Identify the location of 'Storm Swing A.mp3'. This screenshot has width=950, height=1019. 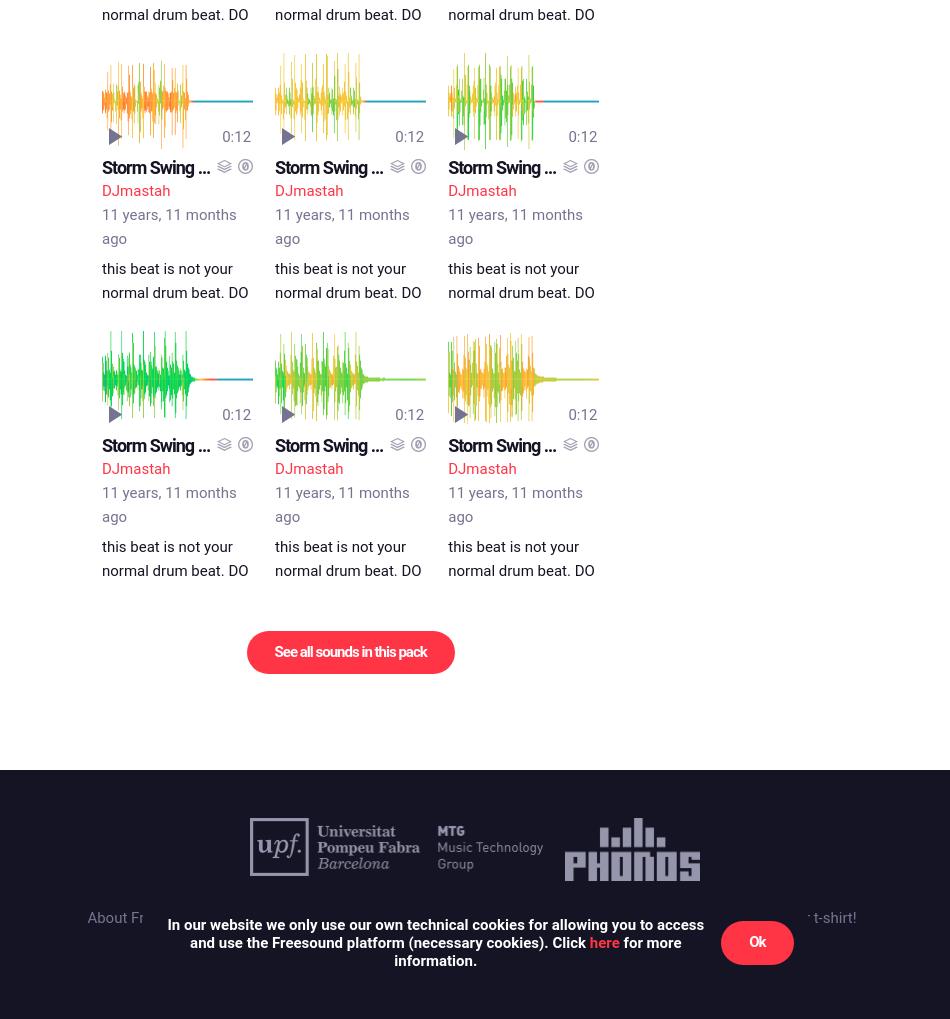
(174, 442).